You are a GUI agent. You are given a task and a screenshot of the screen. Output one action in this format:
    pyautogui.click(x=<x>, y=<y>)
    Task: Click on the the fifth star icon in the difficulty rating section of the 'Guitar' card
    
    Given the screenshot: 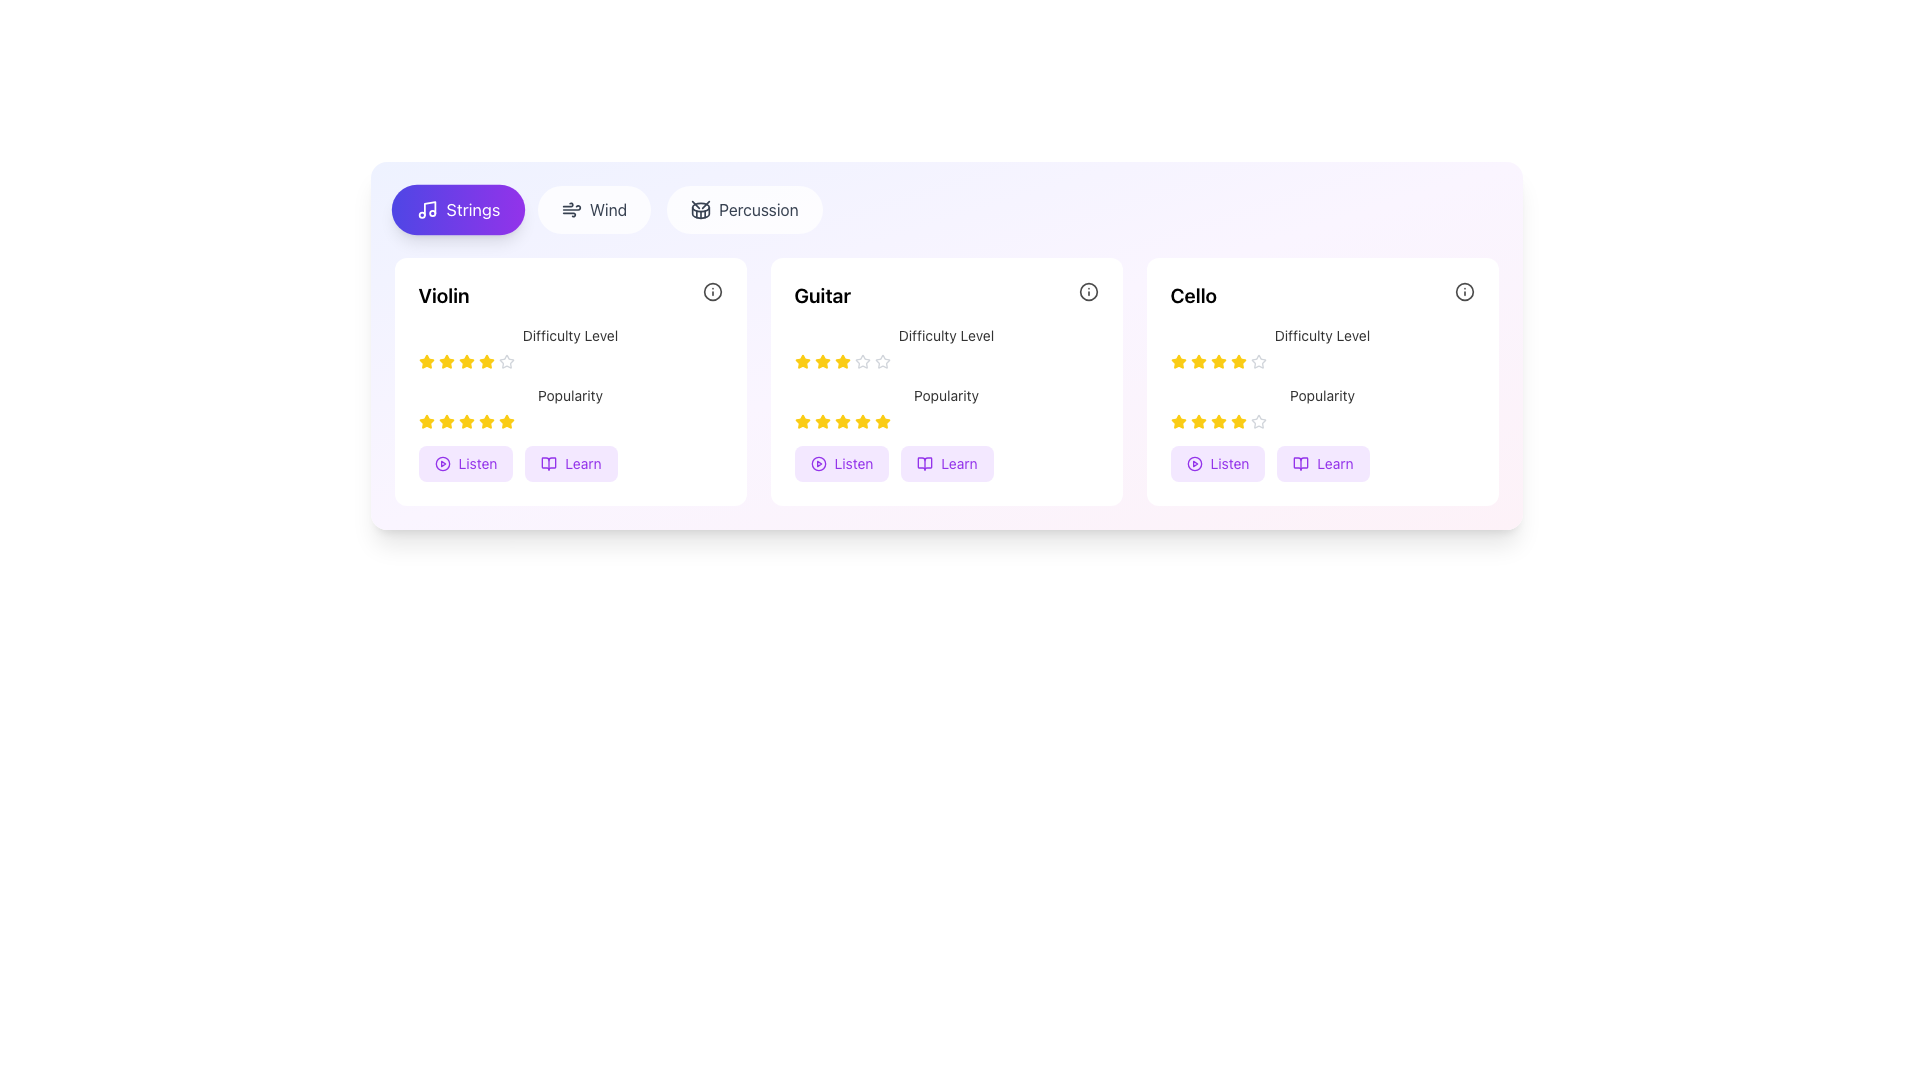 What is the action you would take?
    pyautogui.click(x=862, y=361)
    